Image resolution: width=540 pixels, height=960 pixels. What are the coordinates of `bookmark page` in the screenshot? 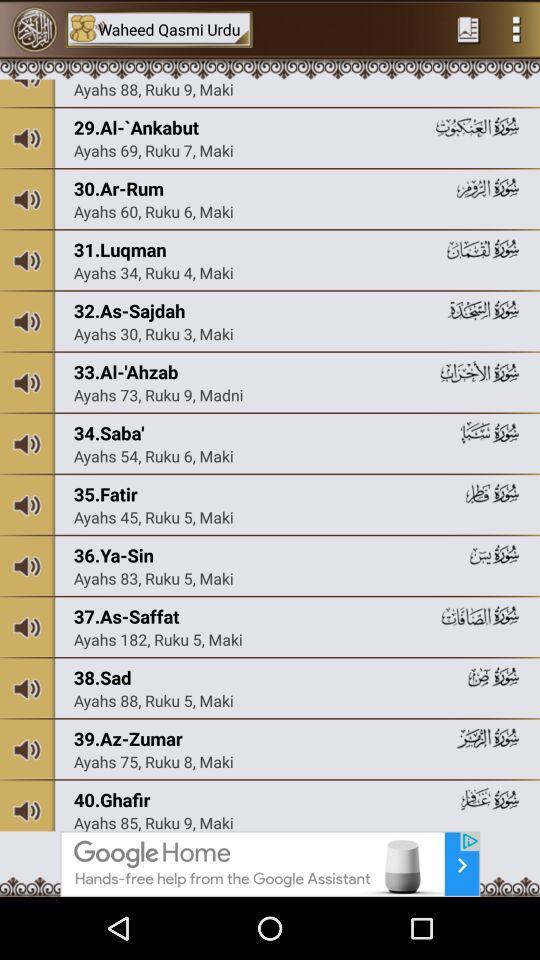 It's located at (468, 28).